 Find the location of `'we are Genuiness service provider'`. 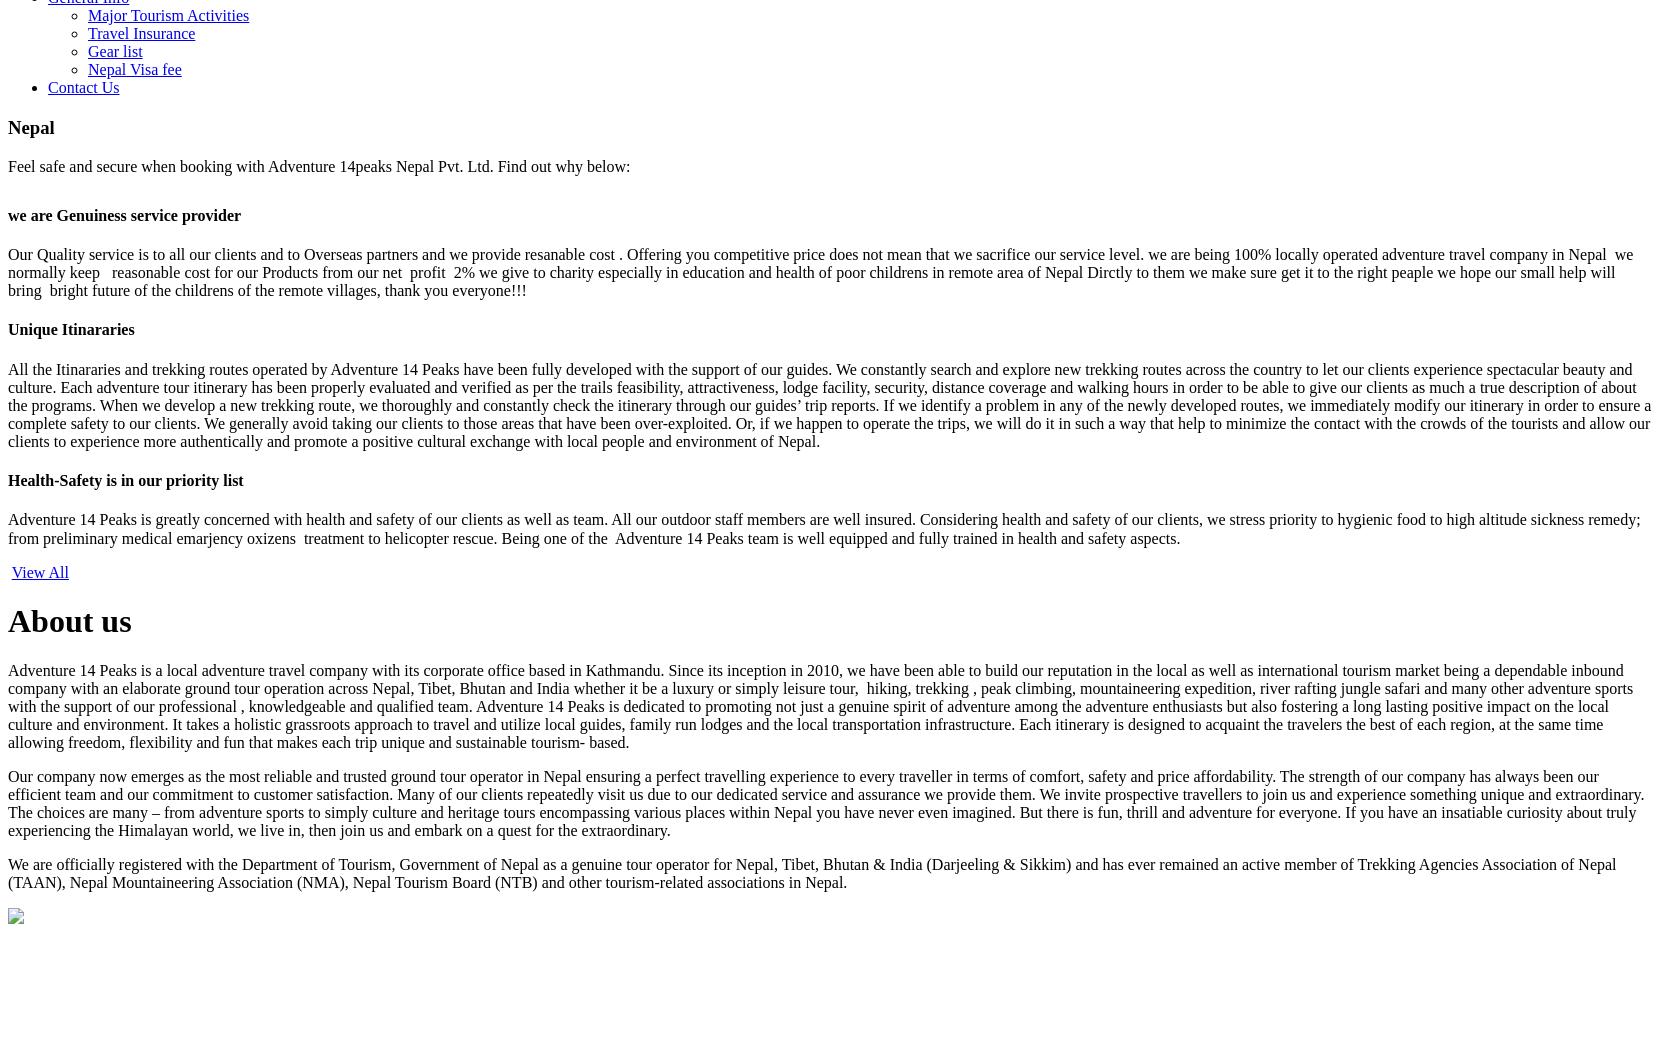

'we are Genuiness service provider' is located at coordinates (124, 214).